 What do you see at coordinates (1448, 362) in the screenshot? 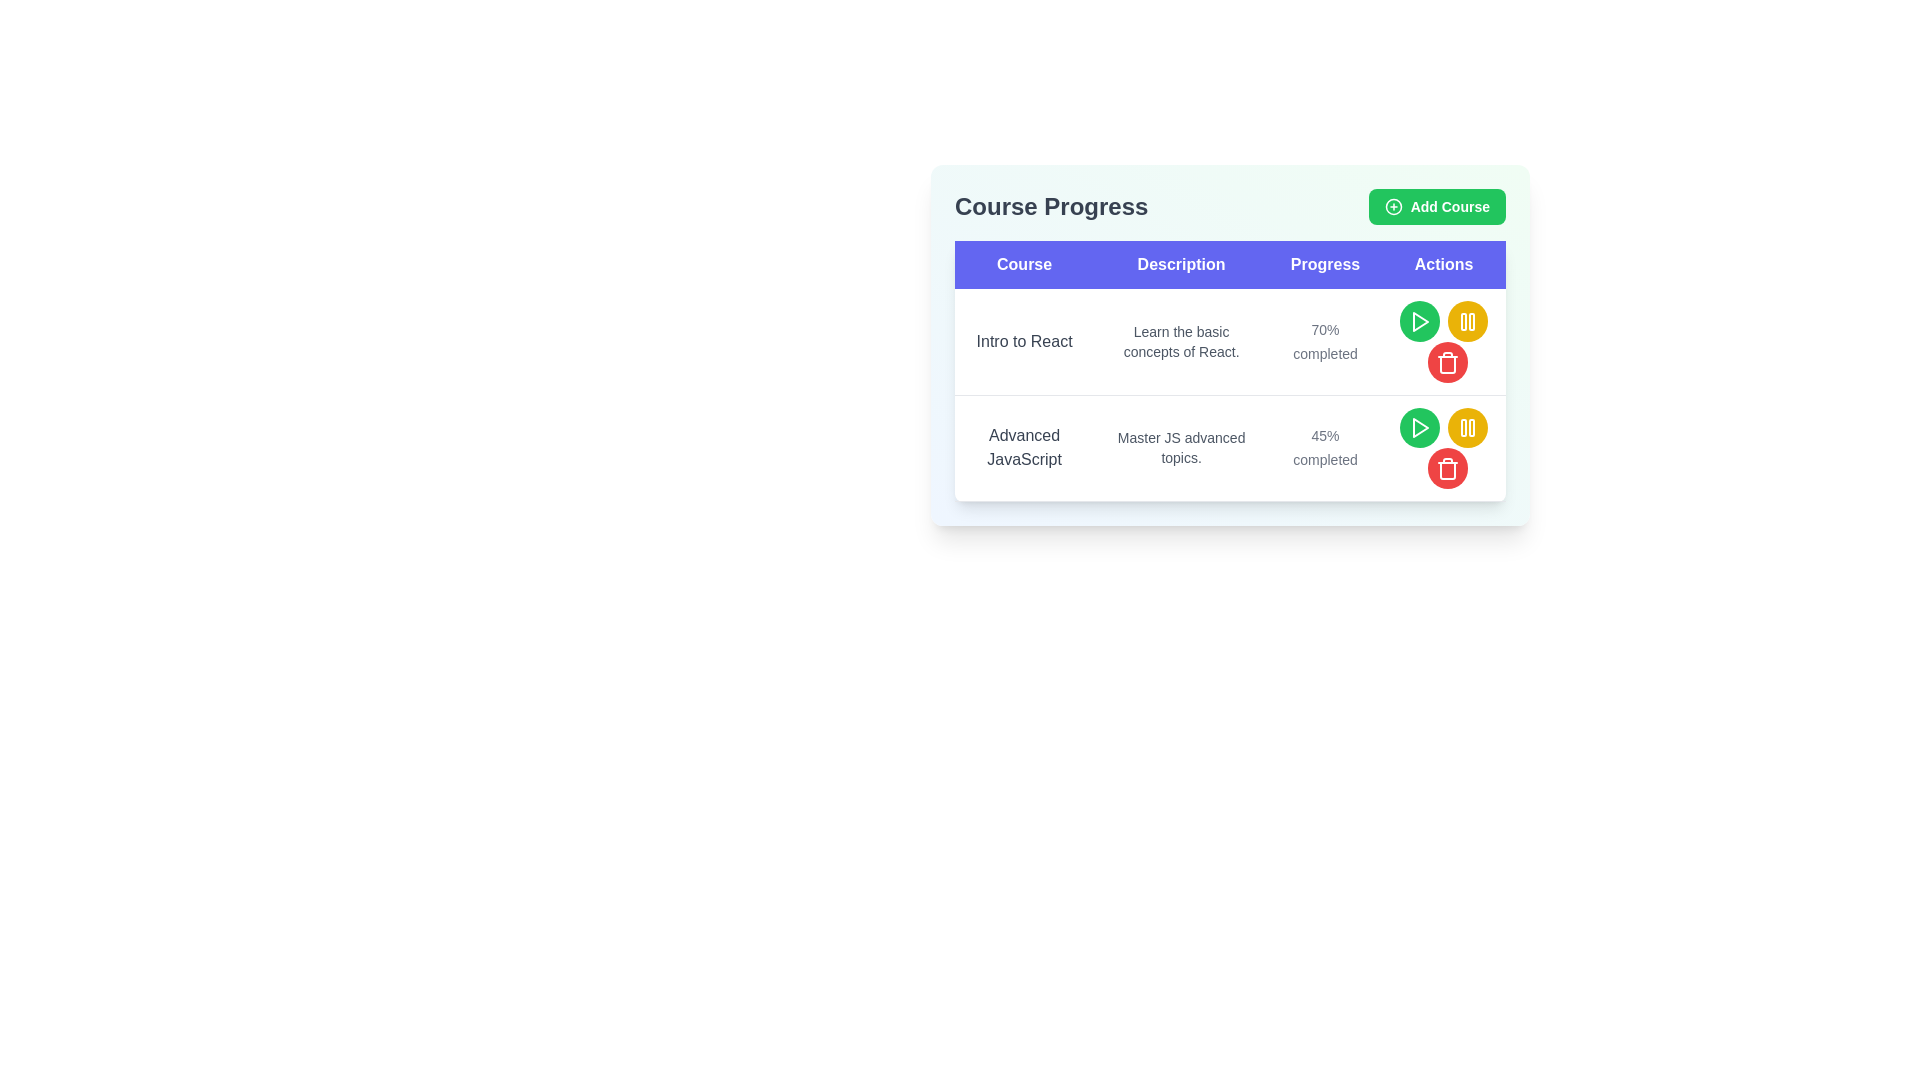
I see `the red circular button with a trash can icon in the 'Actions' column of the first row` at bounding box center [1448, 362].